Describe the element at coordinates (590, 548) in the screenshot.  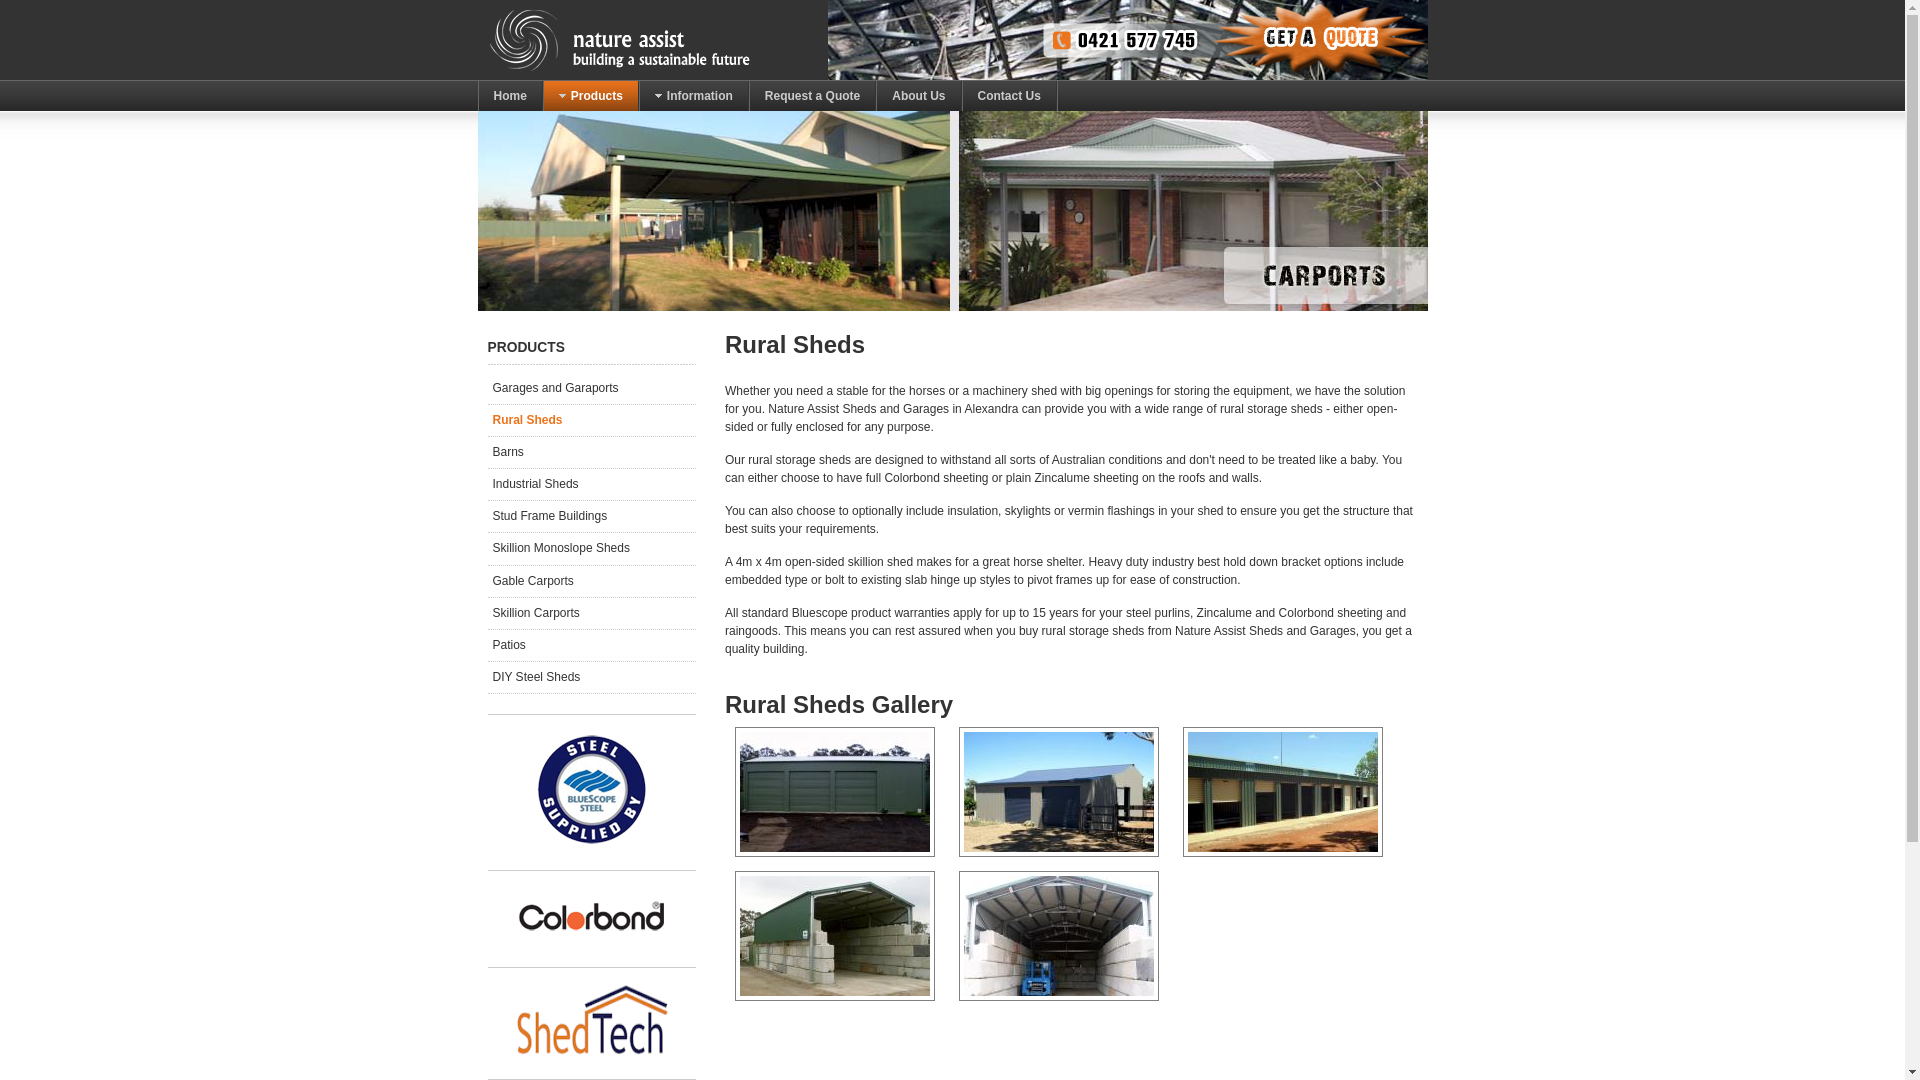
I see `'Skillion Monoslope Sheds'` at that location.